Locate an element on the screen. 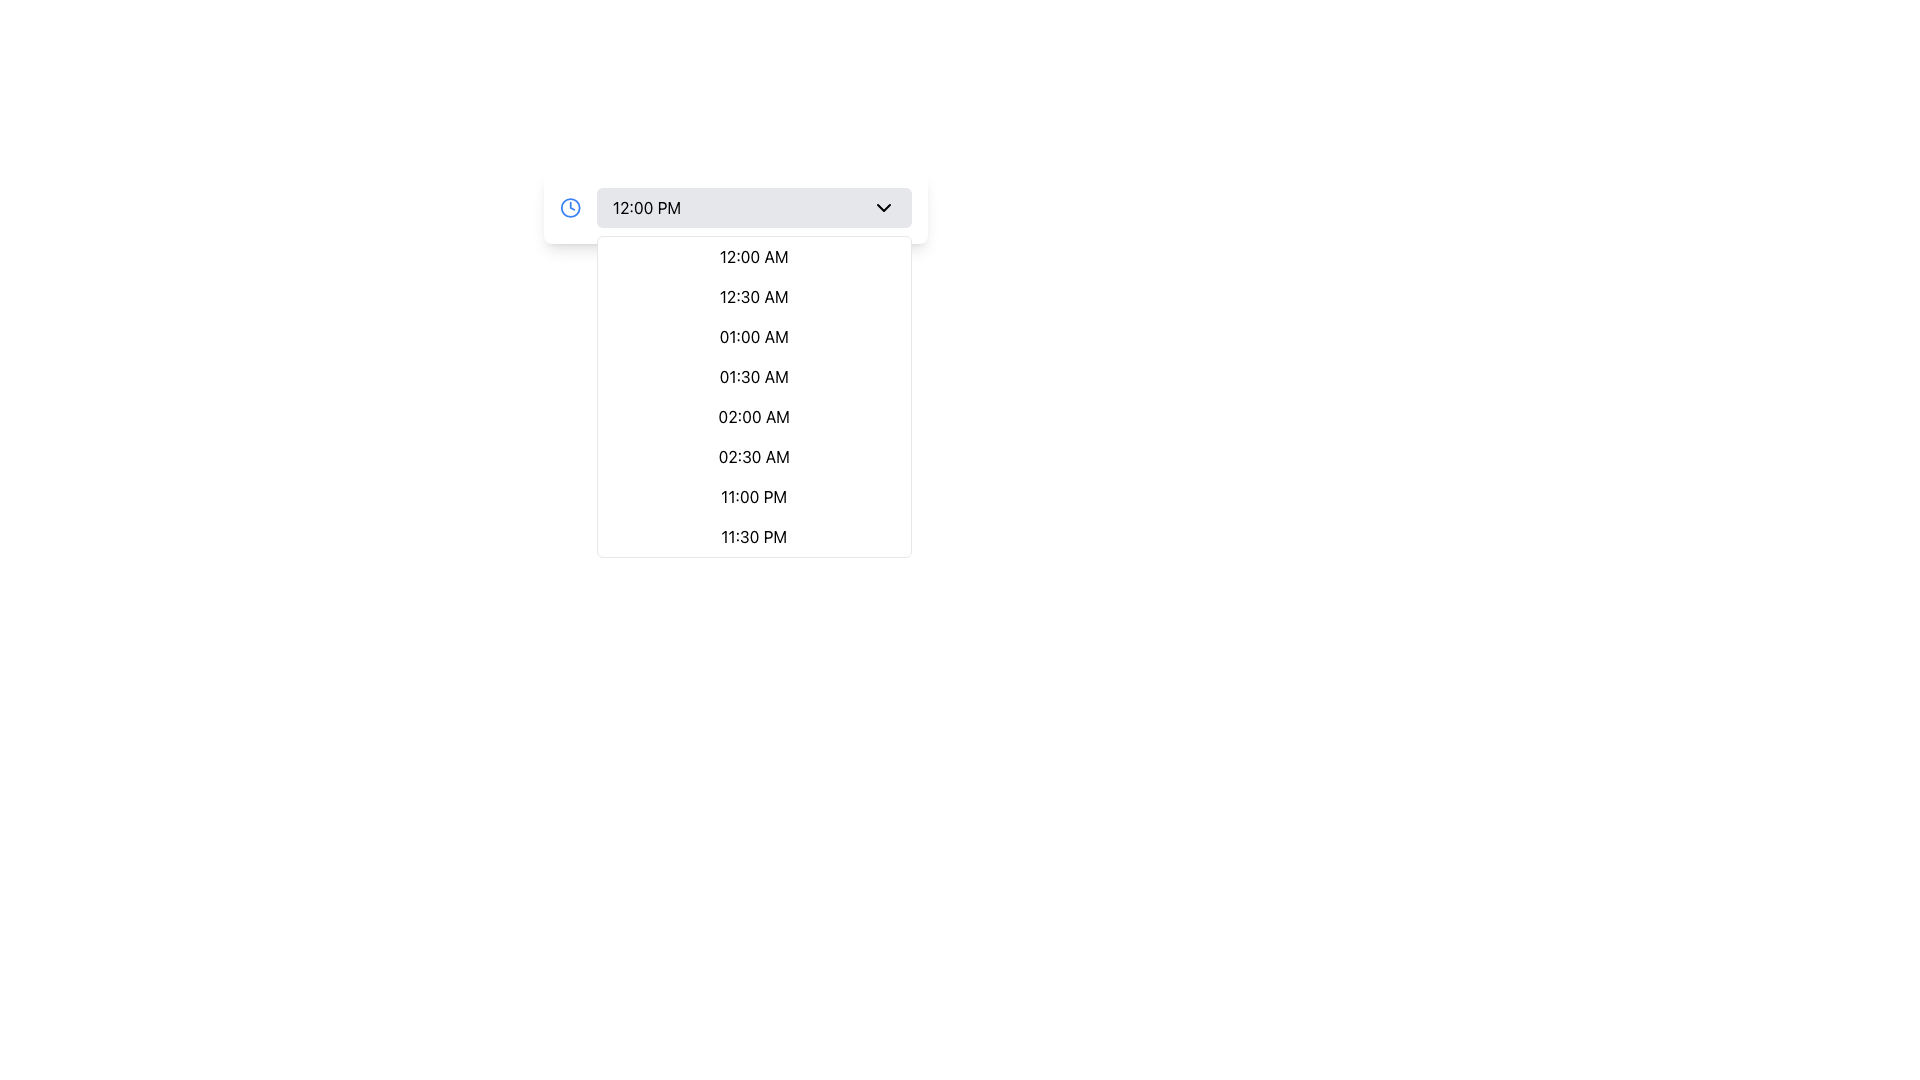 This screenshot has height=1080, width=1920. the list item displaying '01:30 AM' in the dropdown menu is located at coordinates (753, 377).